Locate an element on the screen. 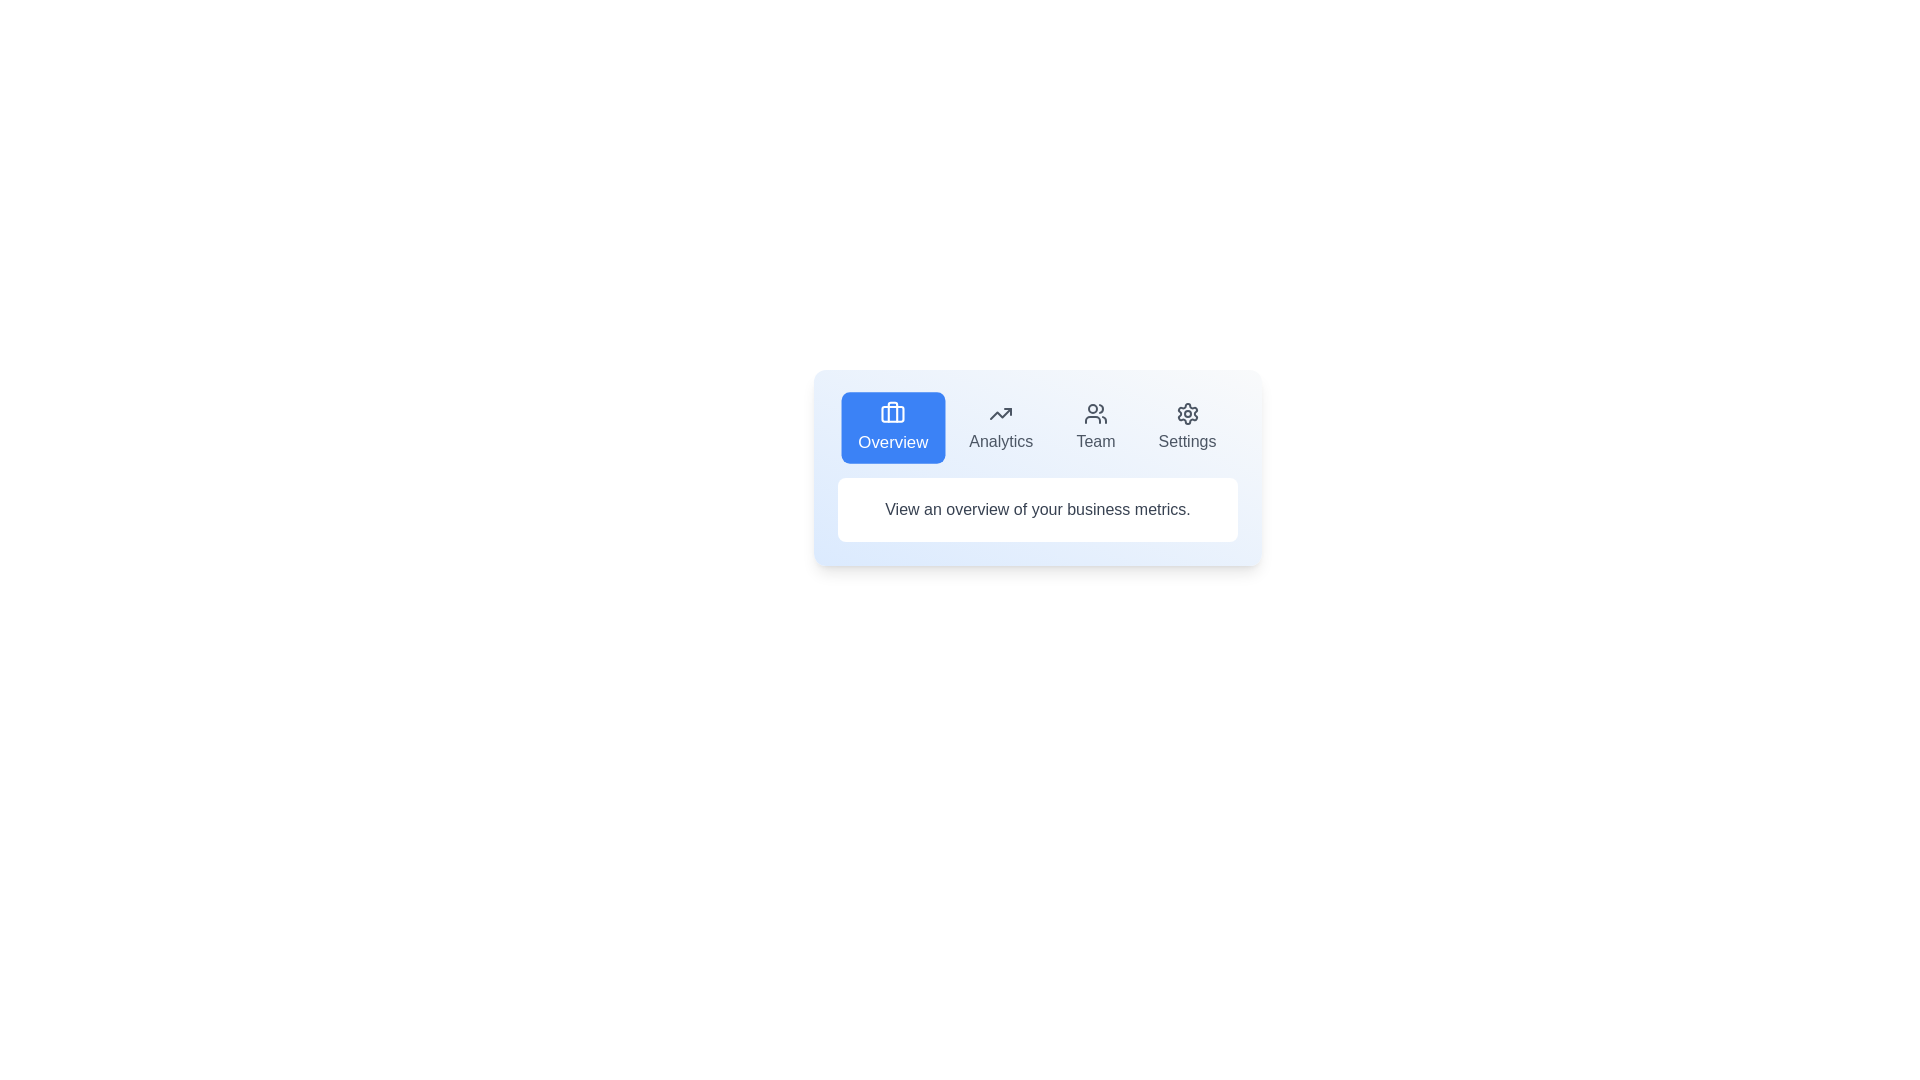 This screenshot has width=1920, height=1080. the tab button labeled Analytics is located at coordinates (1001, 427).